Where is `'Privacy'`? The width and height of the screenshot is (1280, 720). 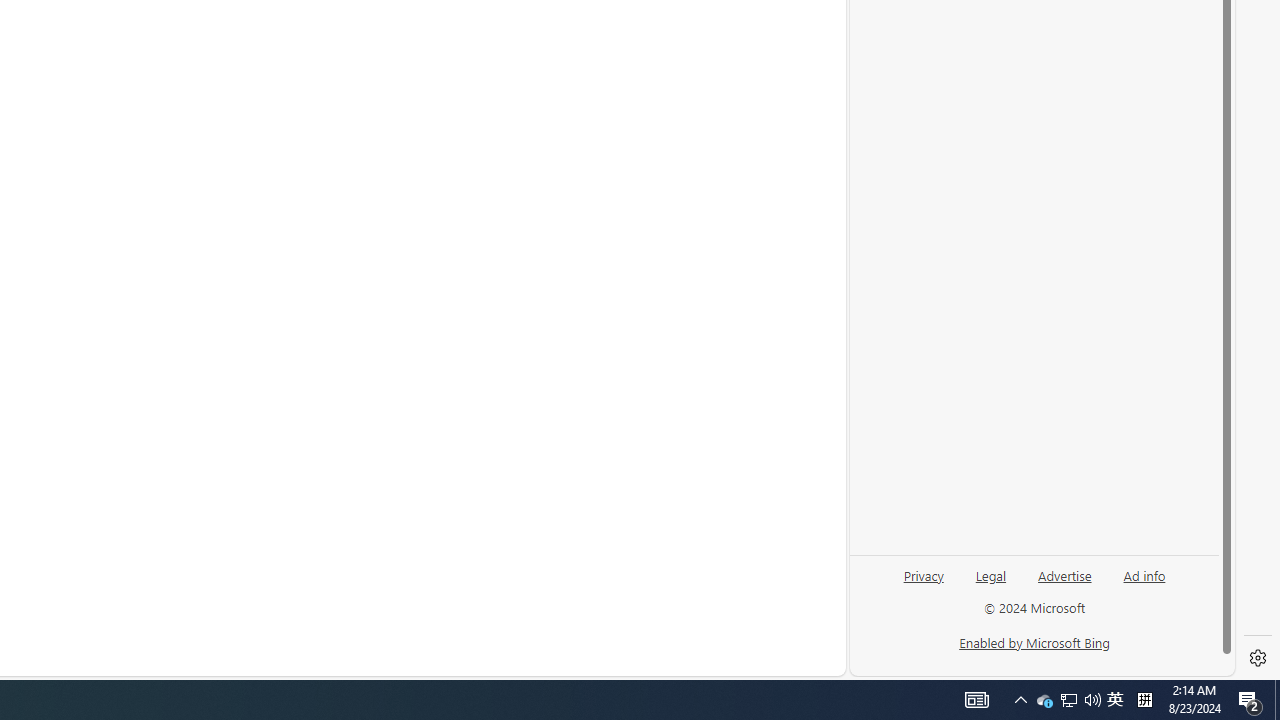
'Privacy' is located at coordinates (922, 583).